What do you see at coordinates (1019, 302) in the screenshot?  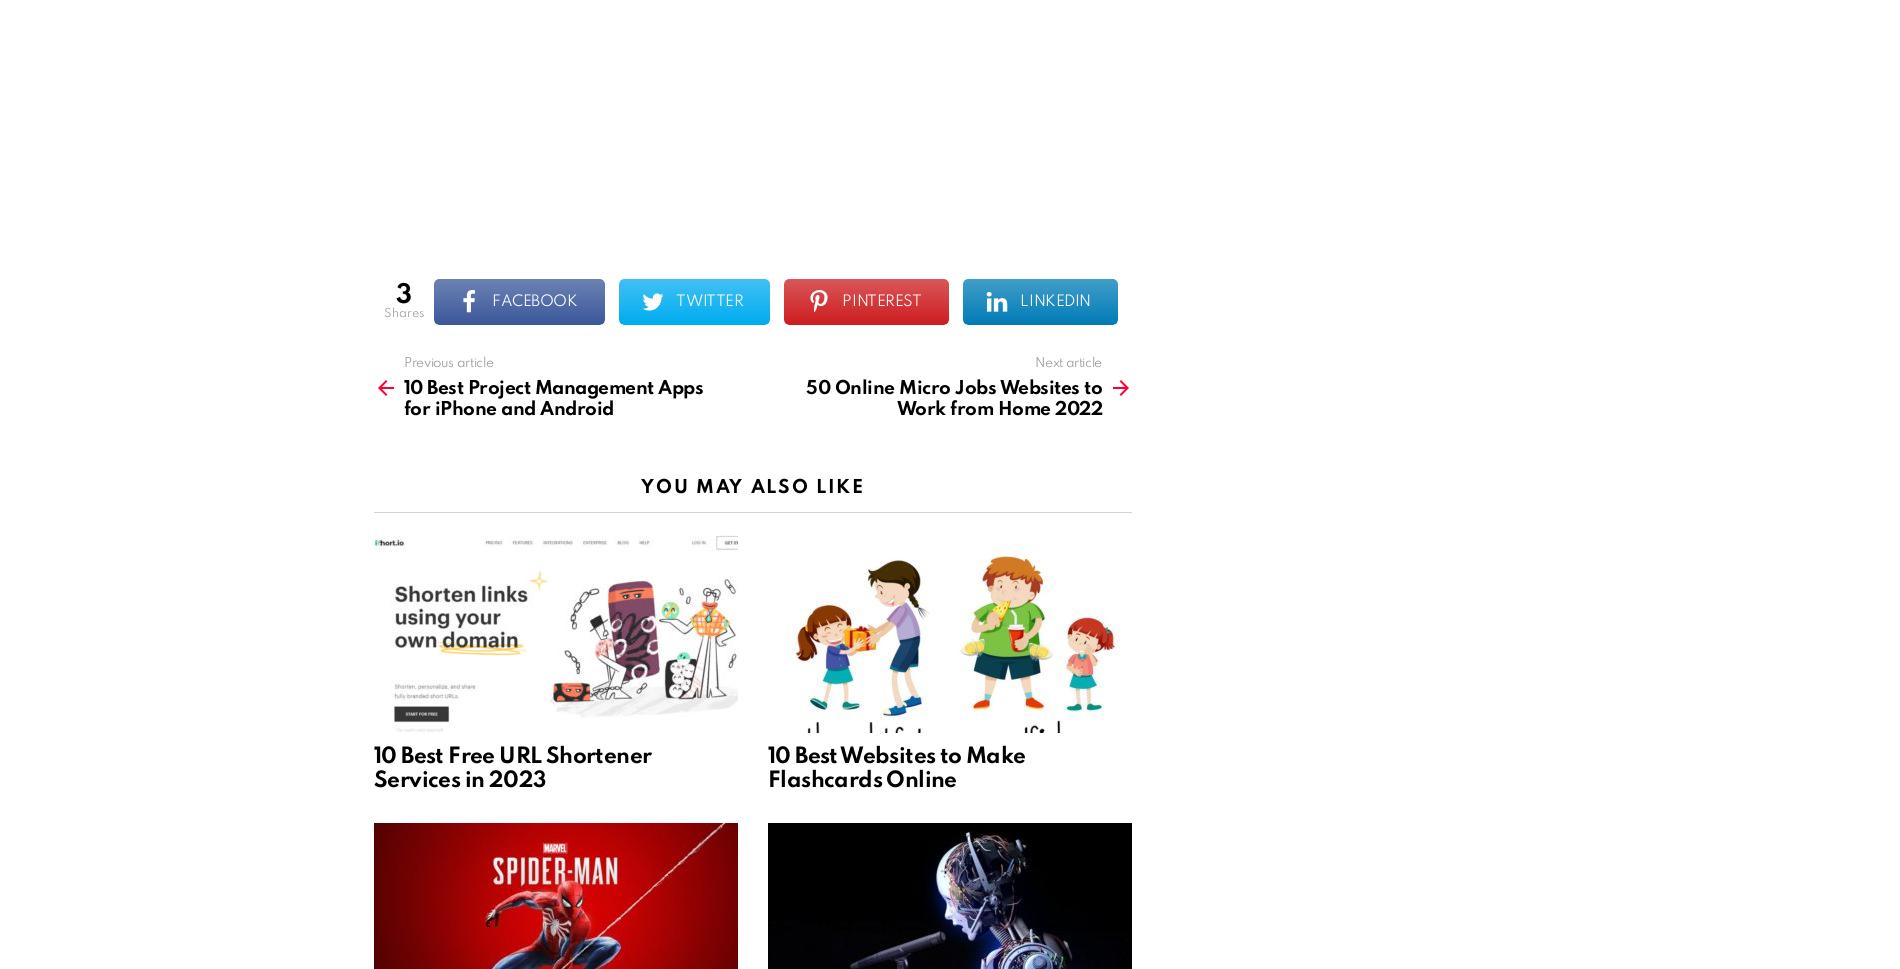 I see `'LinkedIn'` at bounding box center [1019, 302].